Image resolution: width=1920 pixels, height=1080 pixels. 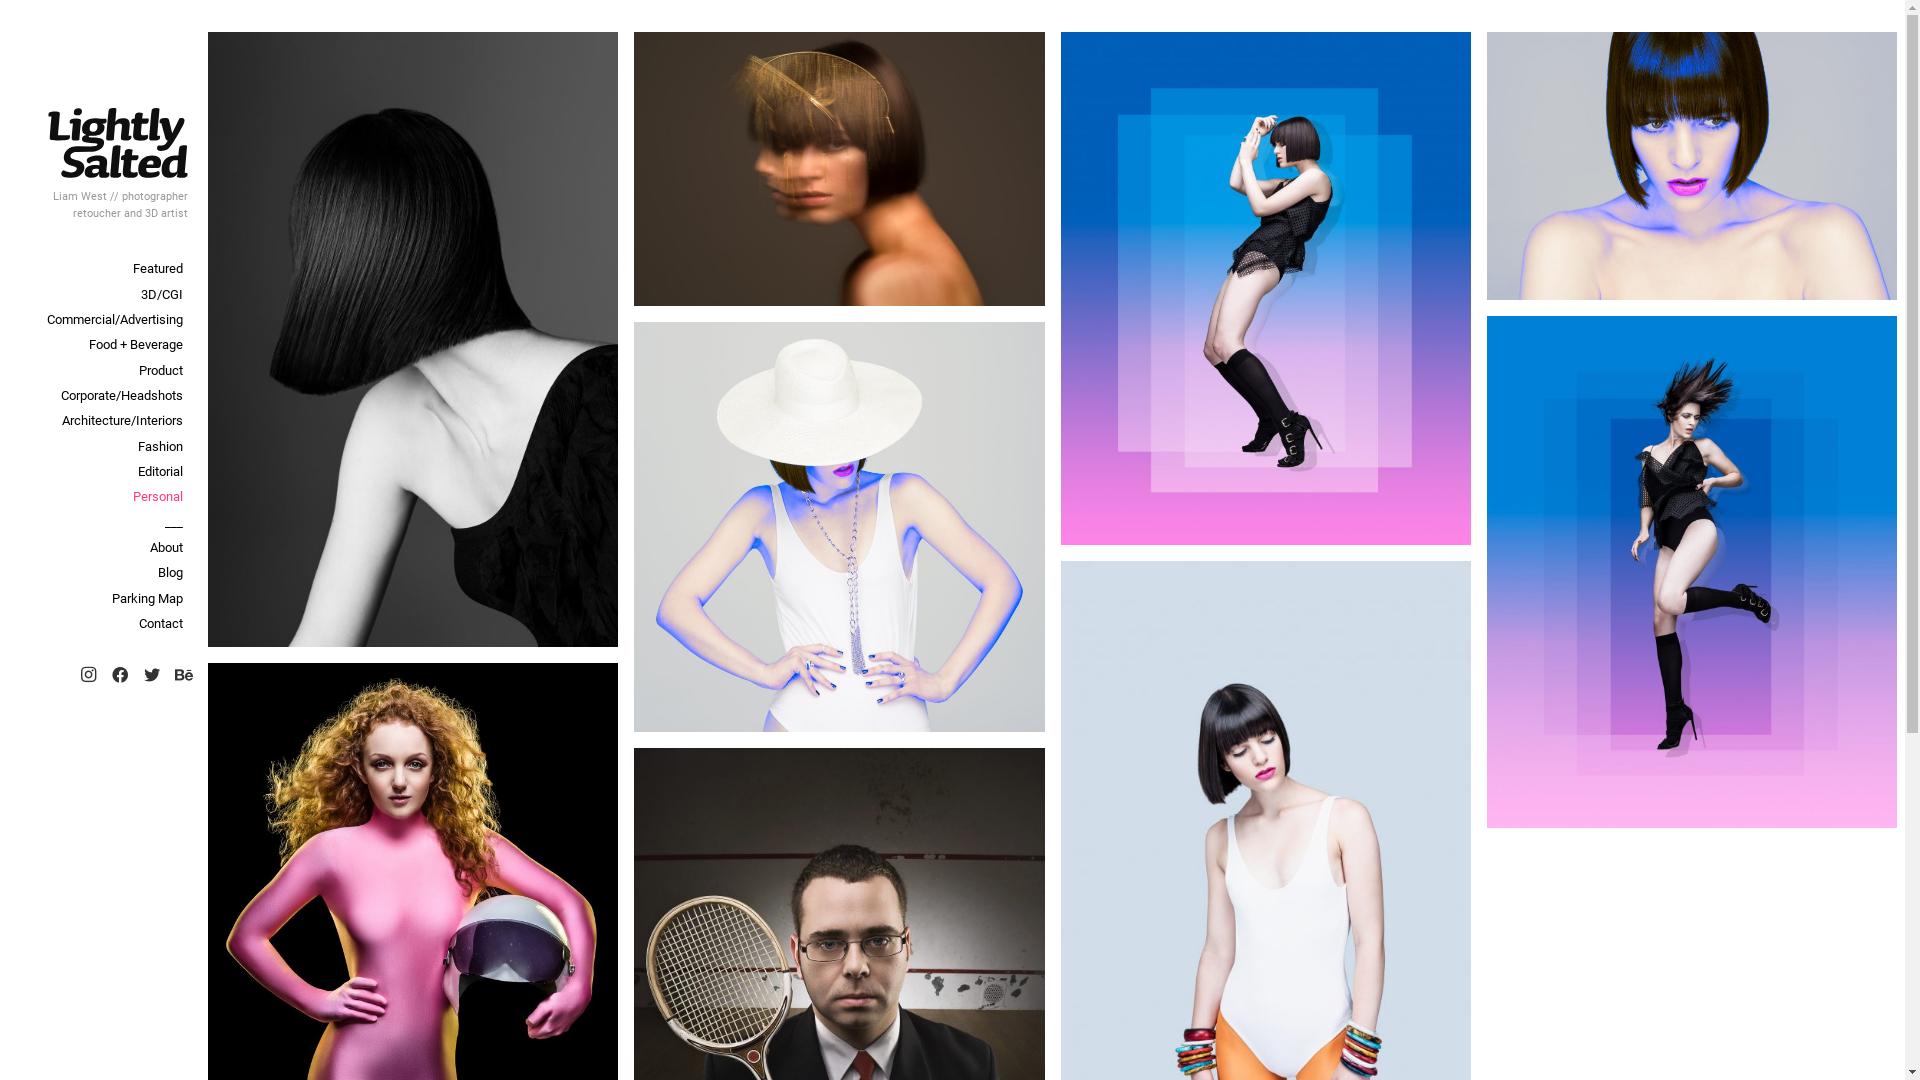 I want to click on 'About', so click(x=99, y=547).